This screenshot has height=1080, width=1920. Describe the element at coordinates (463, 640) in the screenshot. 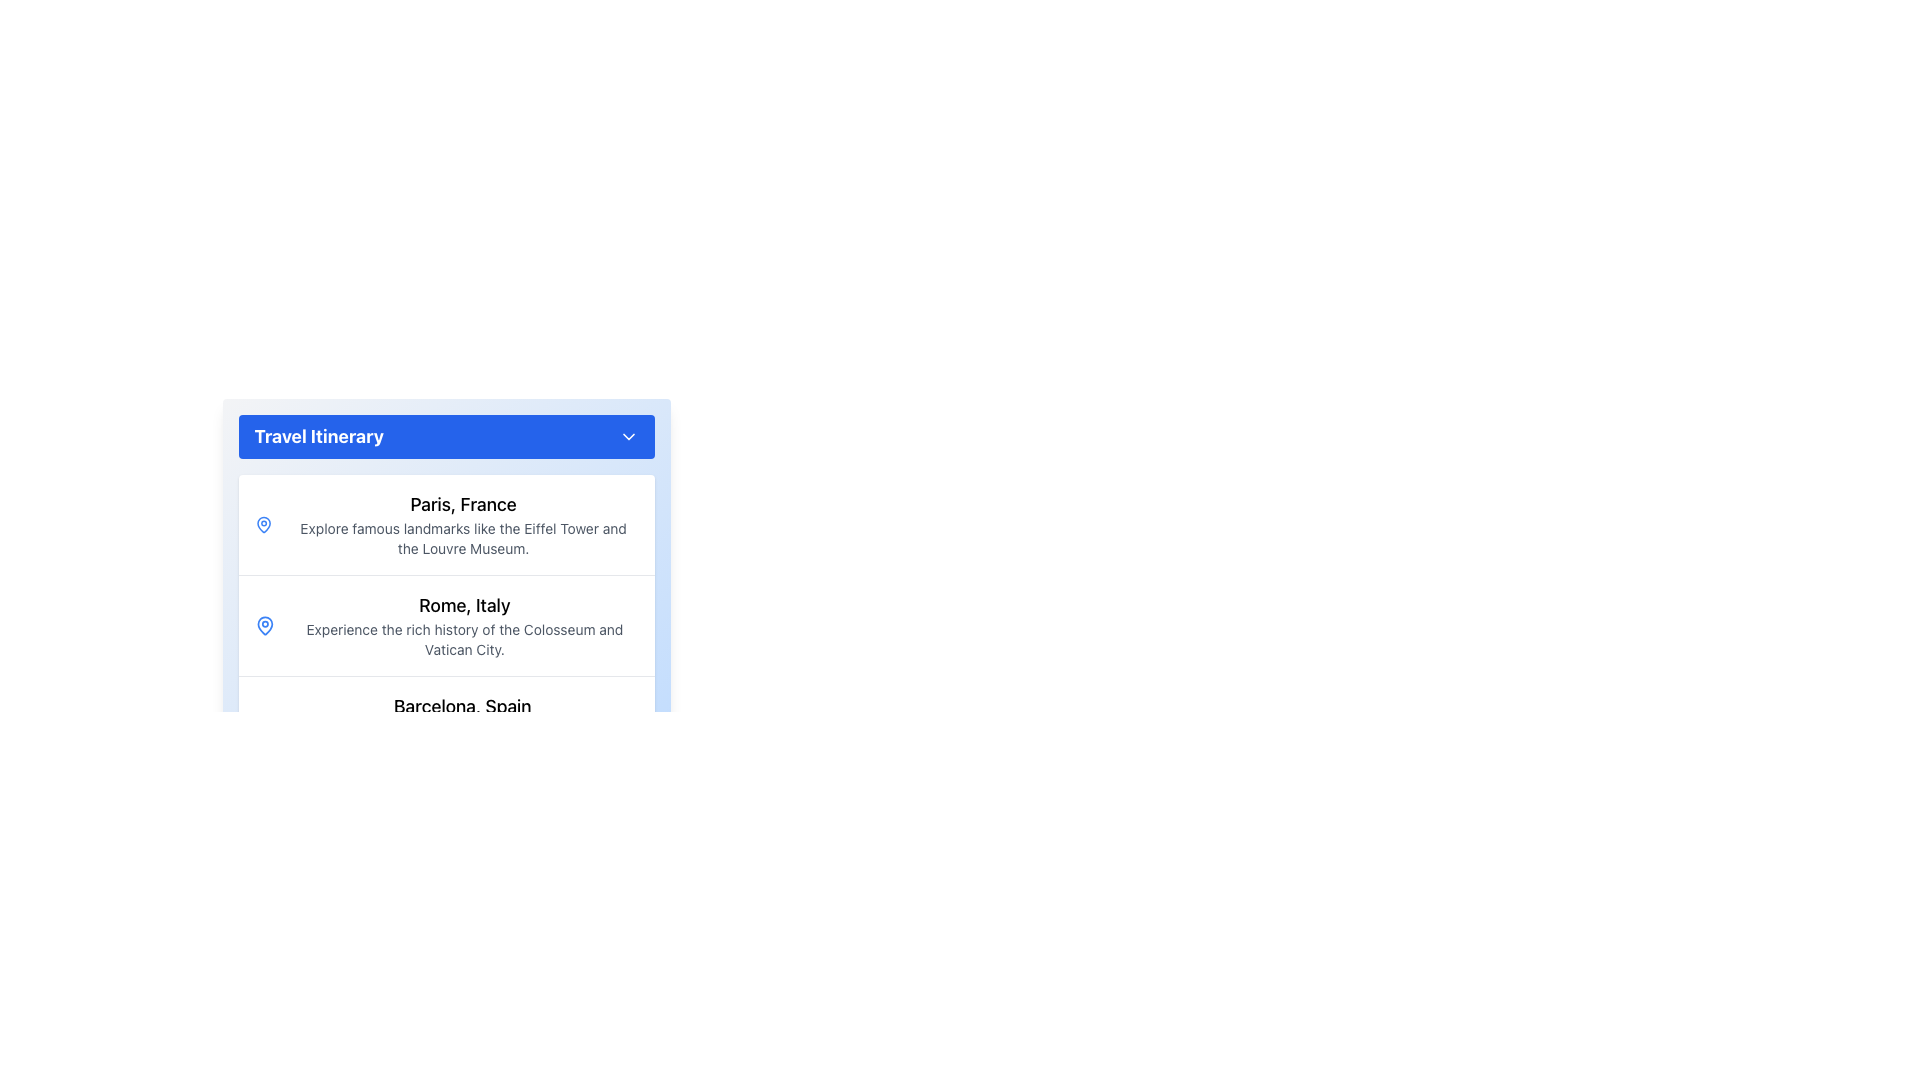

I see `text content 'Experience the rich history of the Colosseum and Vatican City.' which is styled in gray and located below the 'Rome, Italy' title` at that location.